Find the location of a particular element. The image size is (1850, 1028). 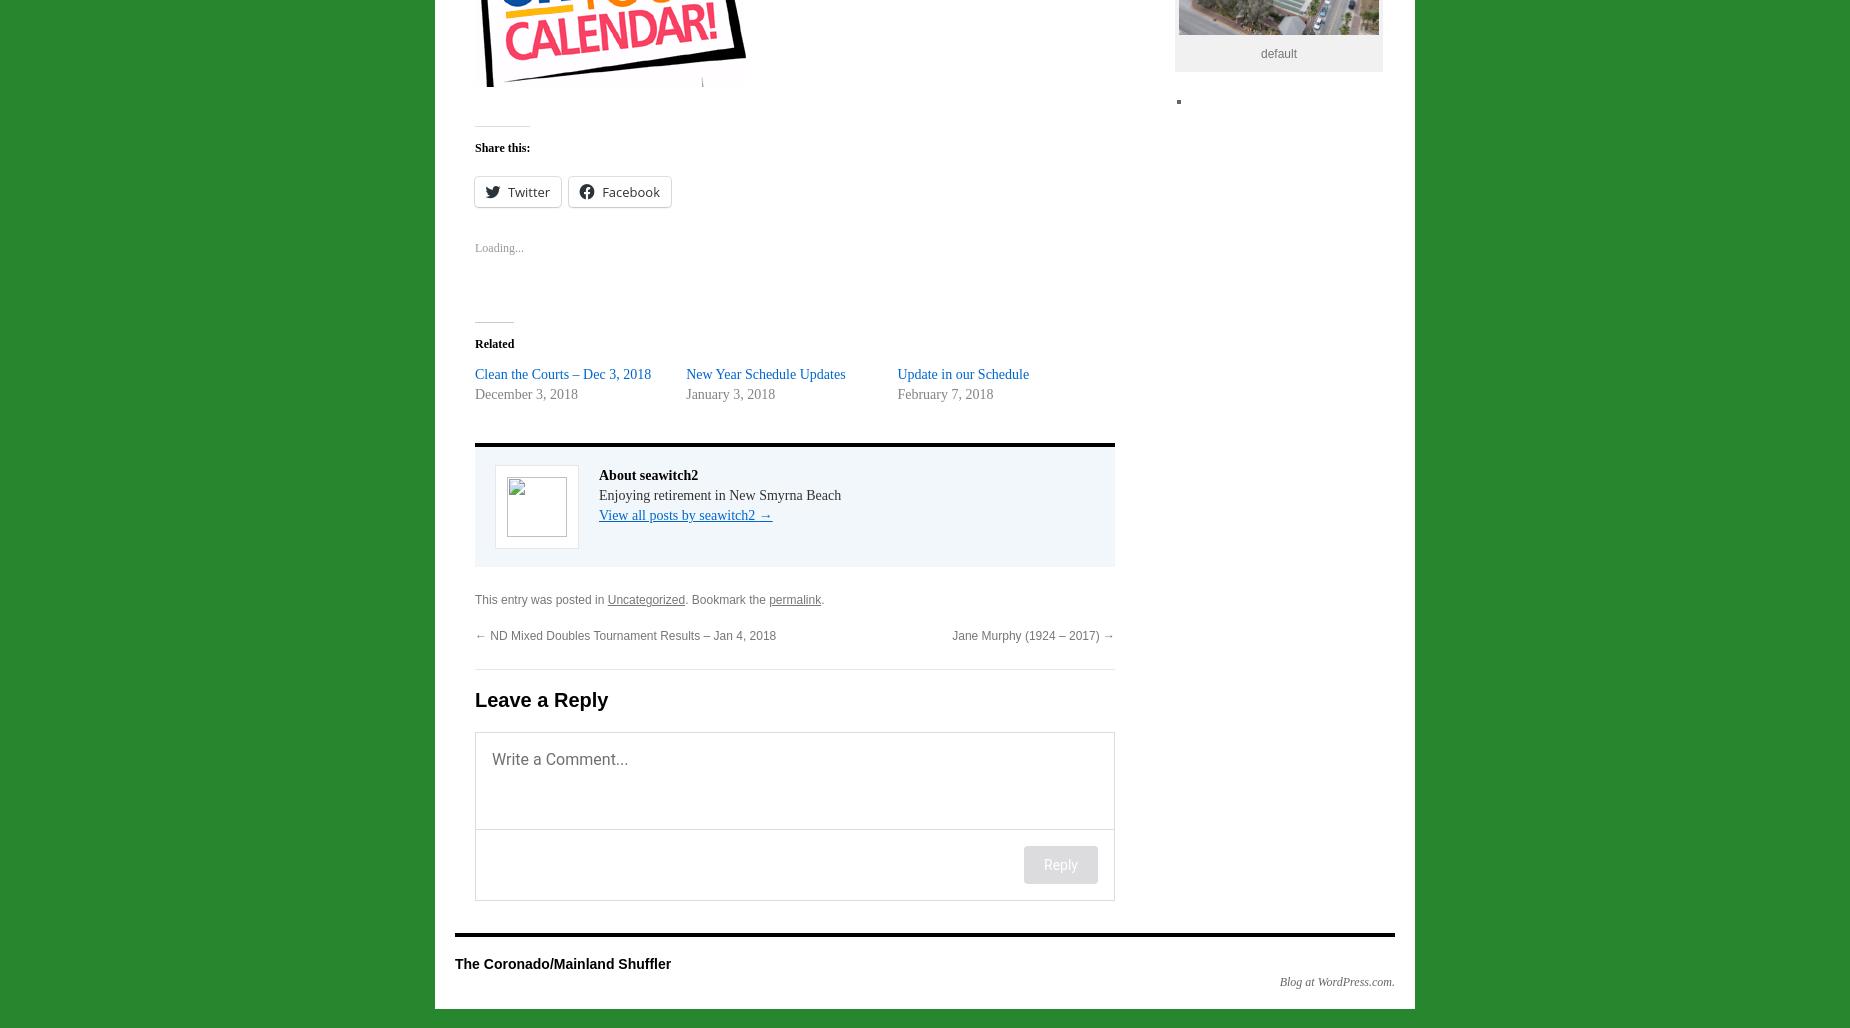

'Reply' is located at coordinates (1059, 863).